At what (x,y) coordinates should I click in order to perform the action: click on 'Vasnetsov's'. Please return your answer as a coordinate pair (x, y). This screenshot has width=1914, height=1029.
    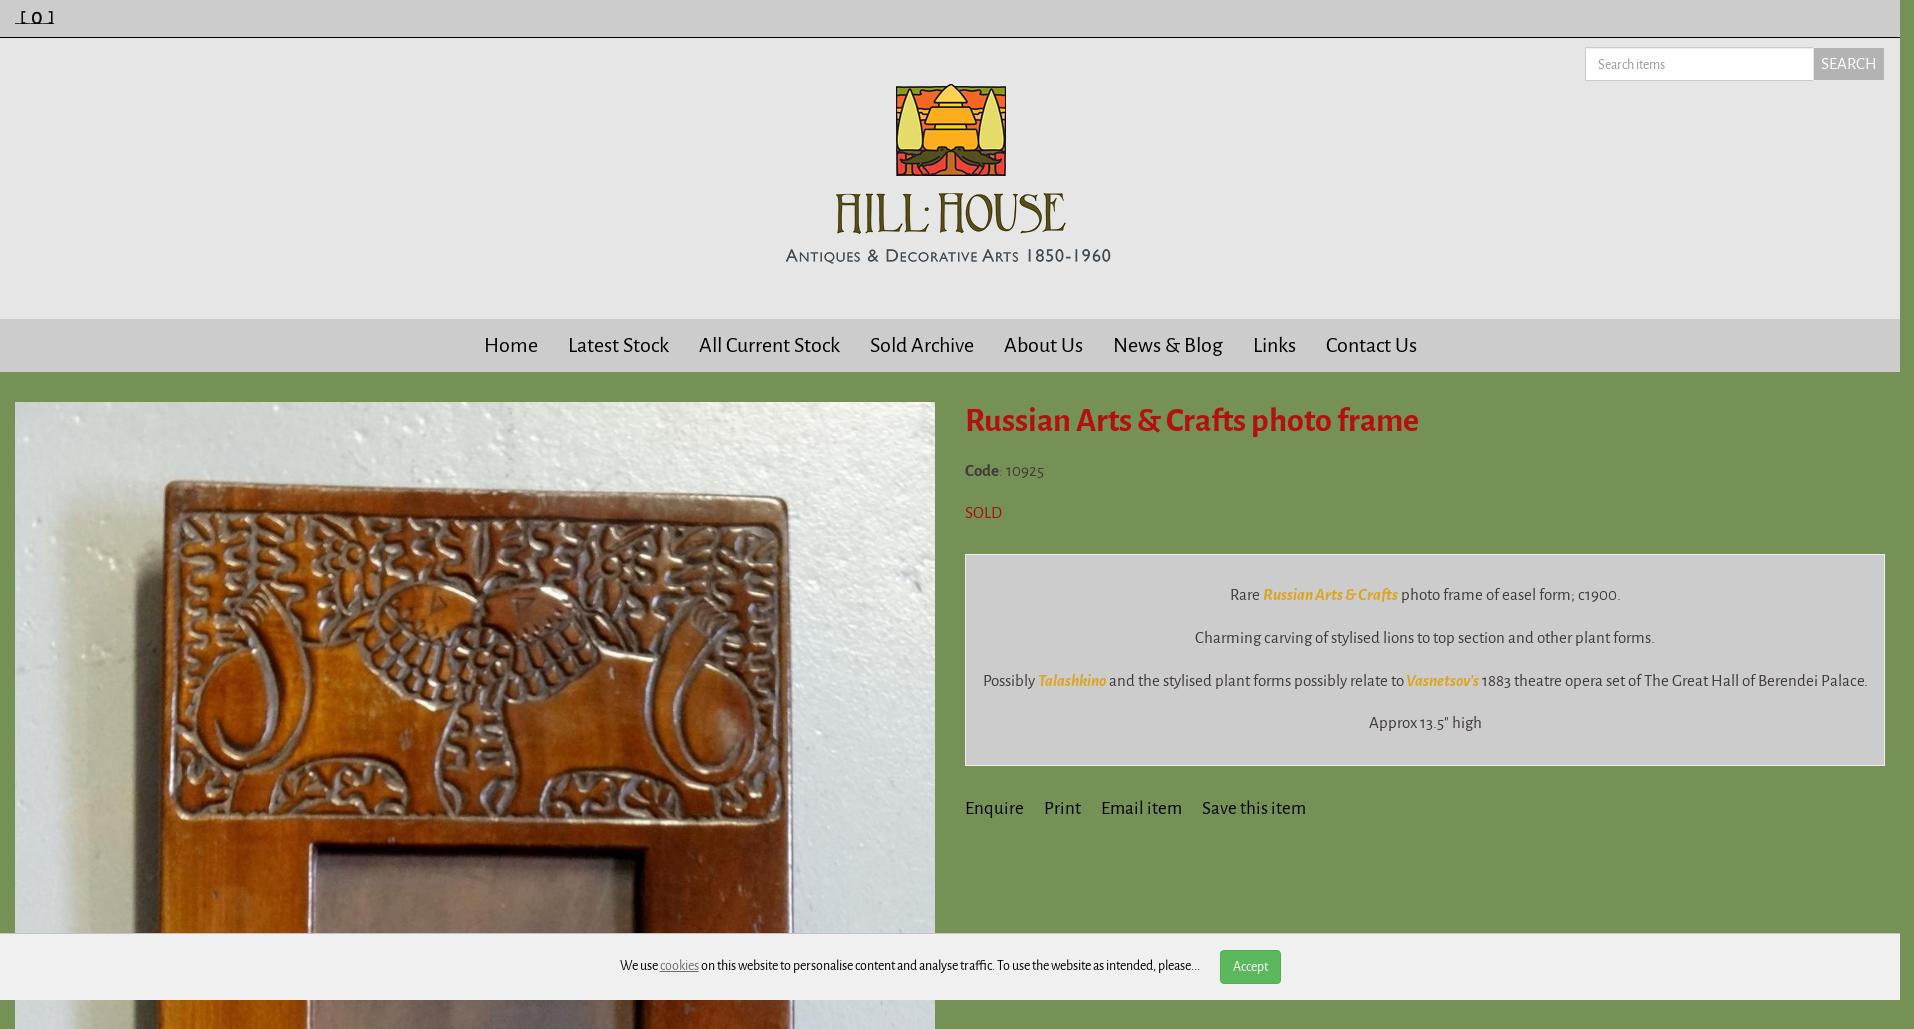
    Looking at the image, I should click on (1441, 678).